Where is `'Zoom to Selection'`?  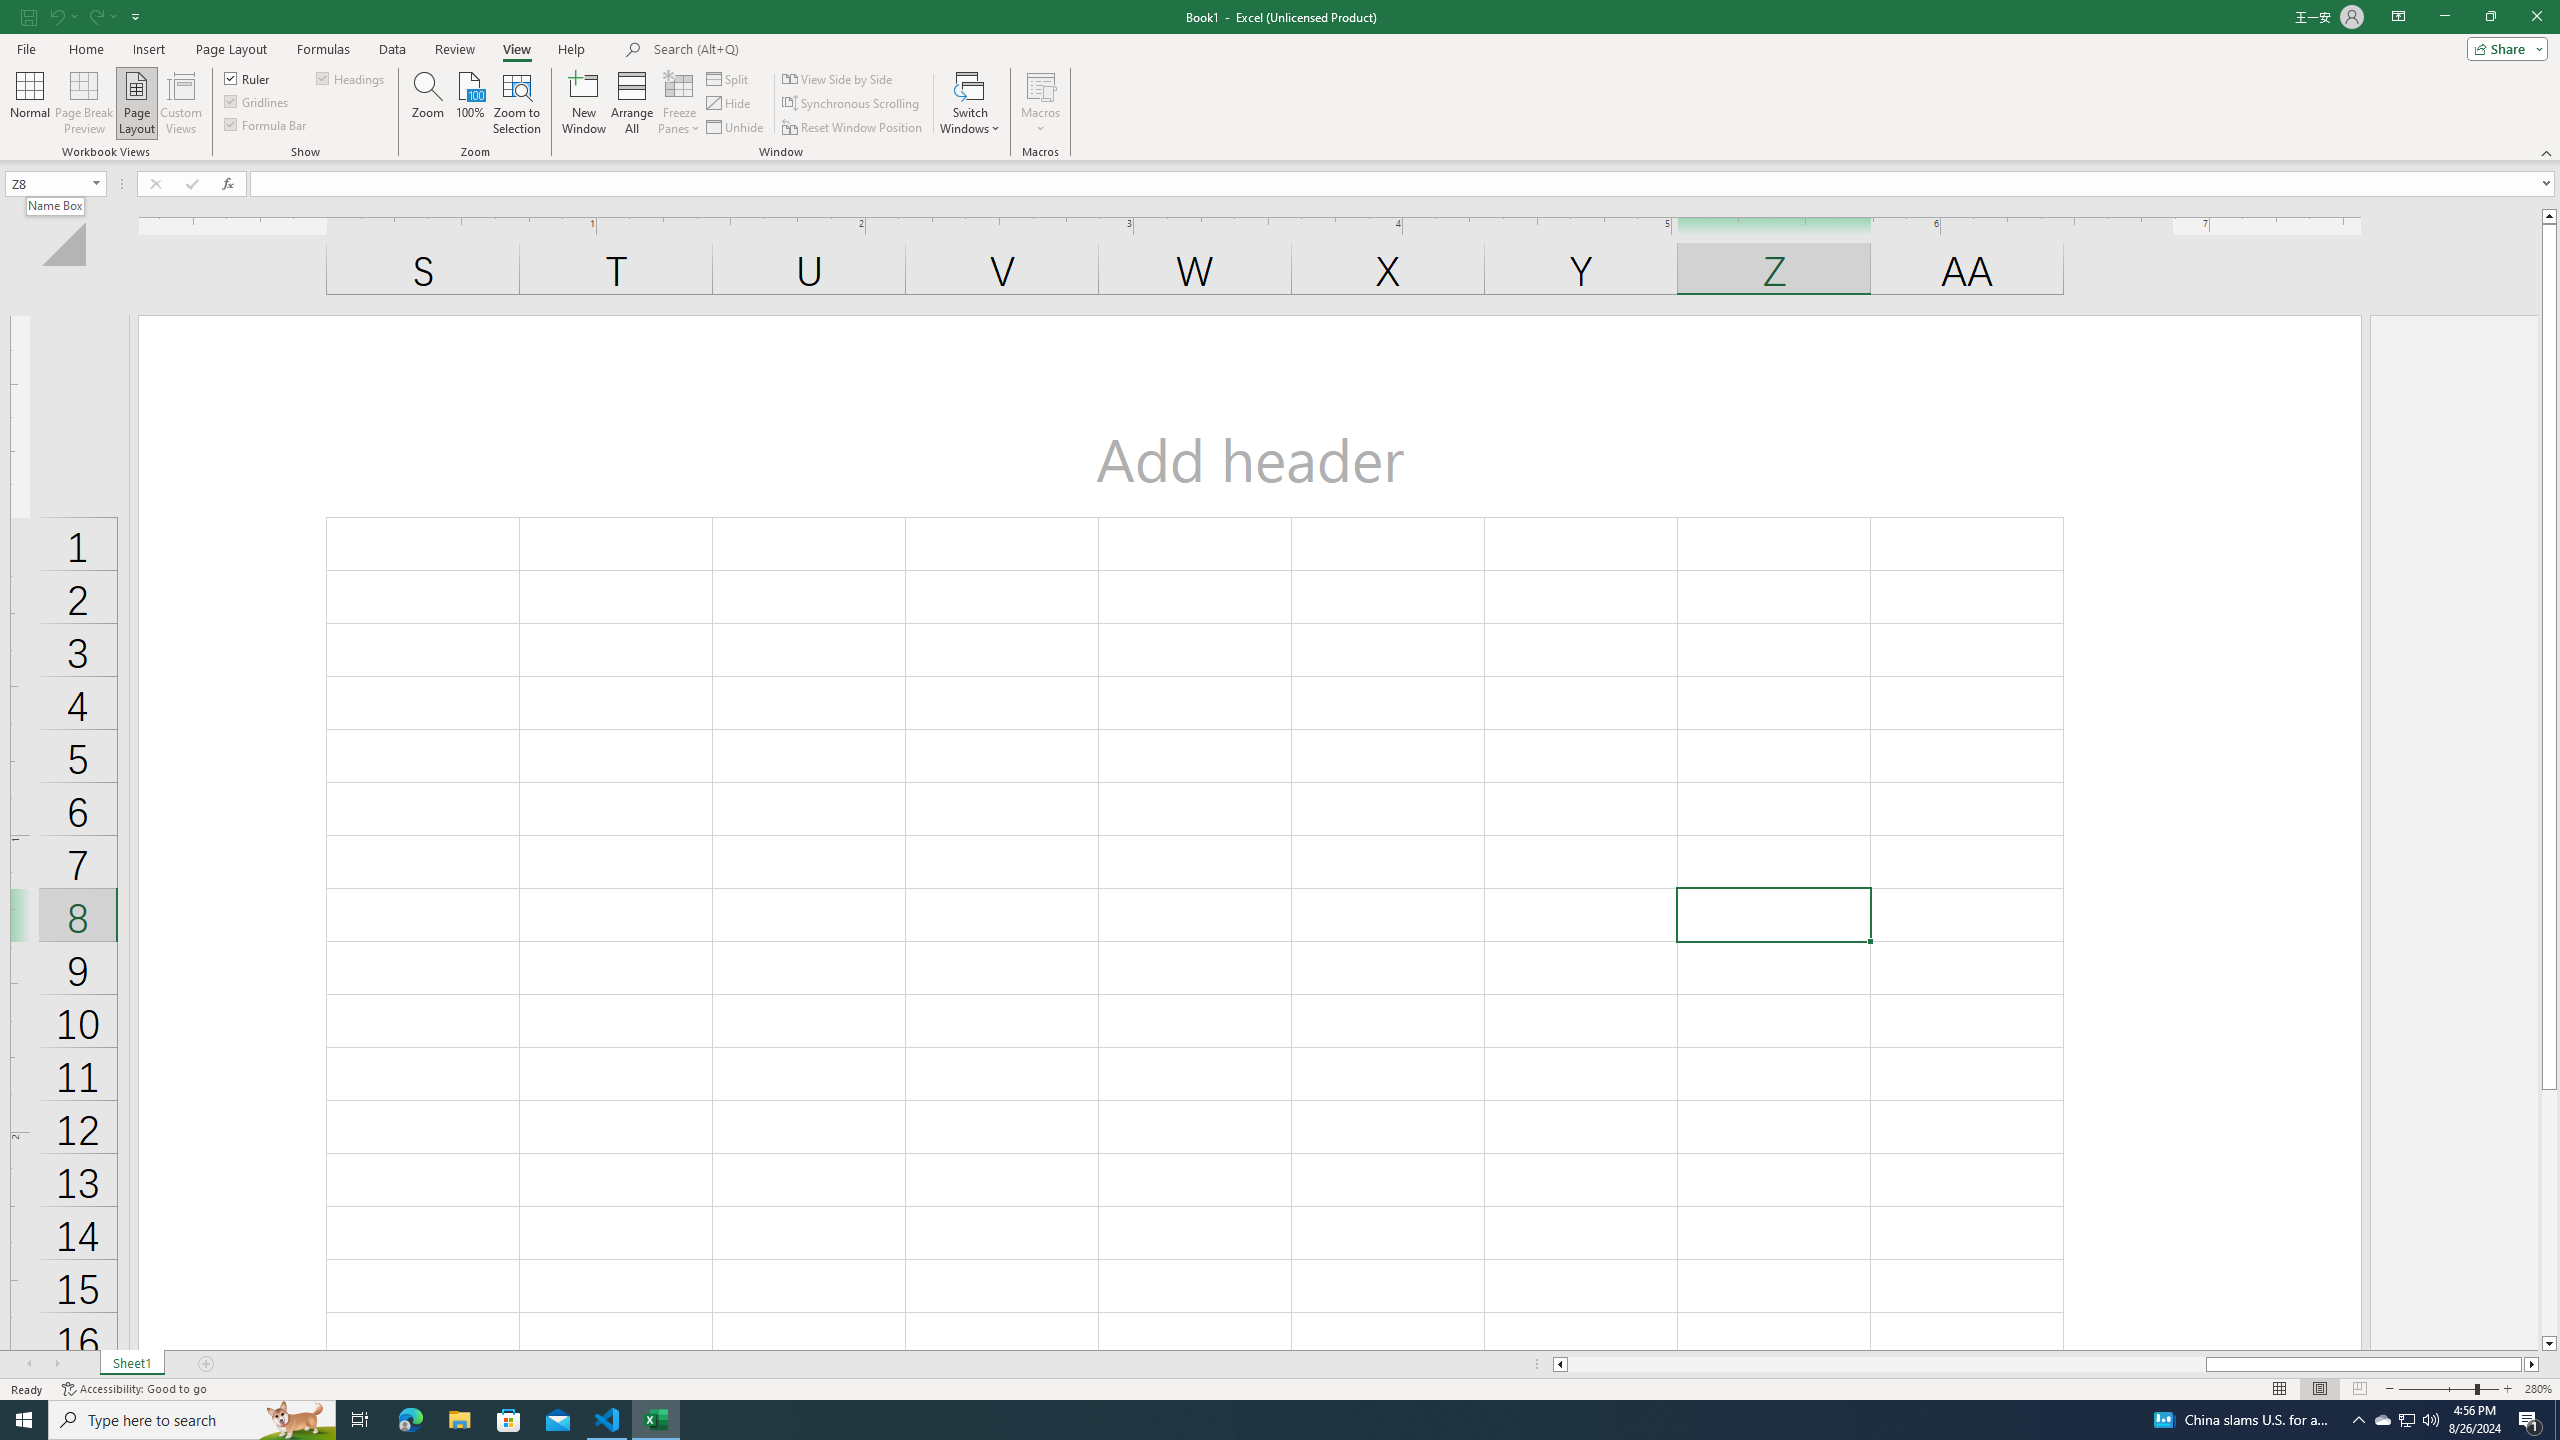
'Zoom to Selection' is located at coordinates (517, 103).